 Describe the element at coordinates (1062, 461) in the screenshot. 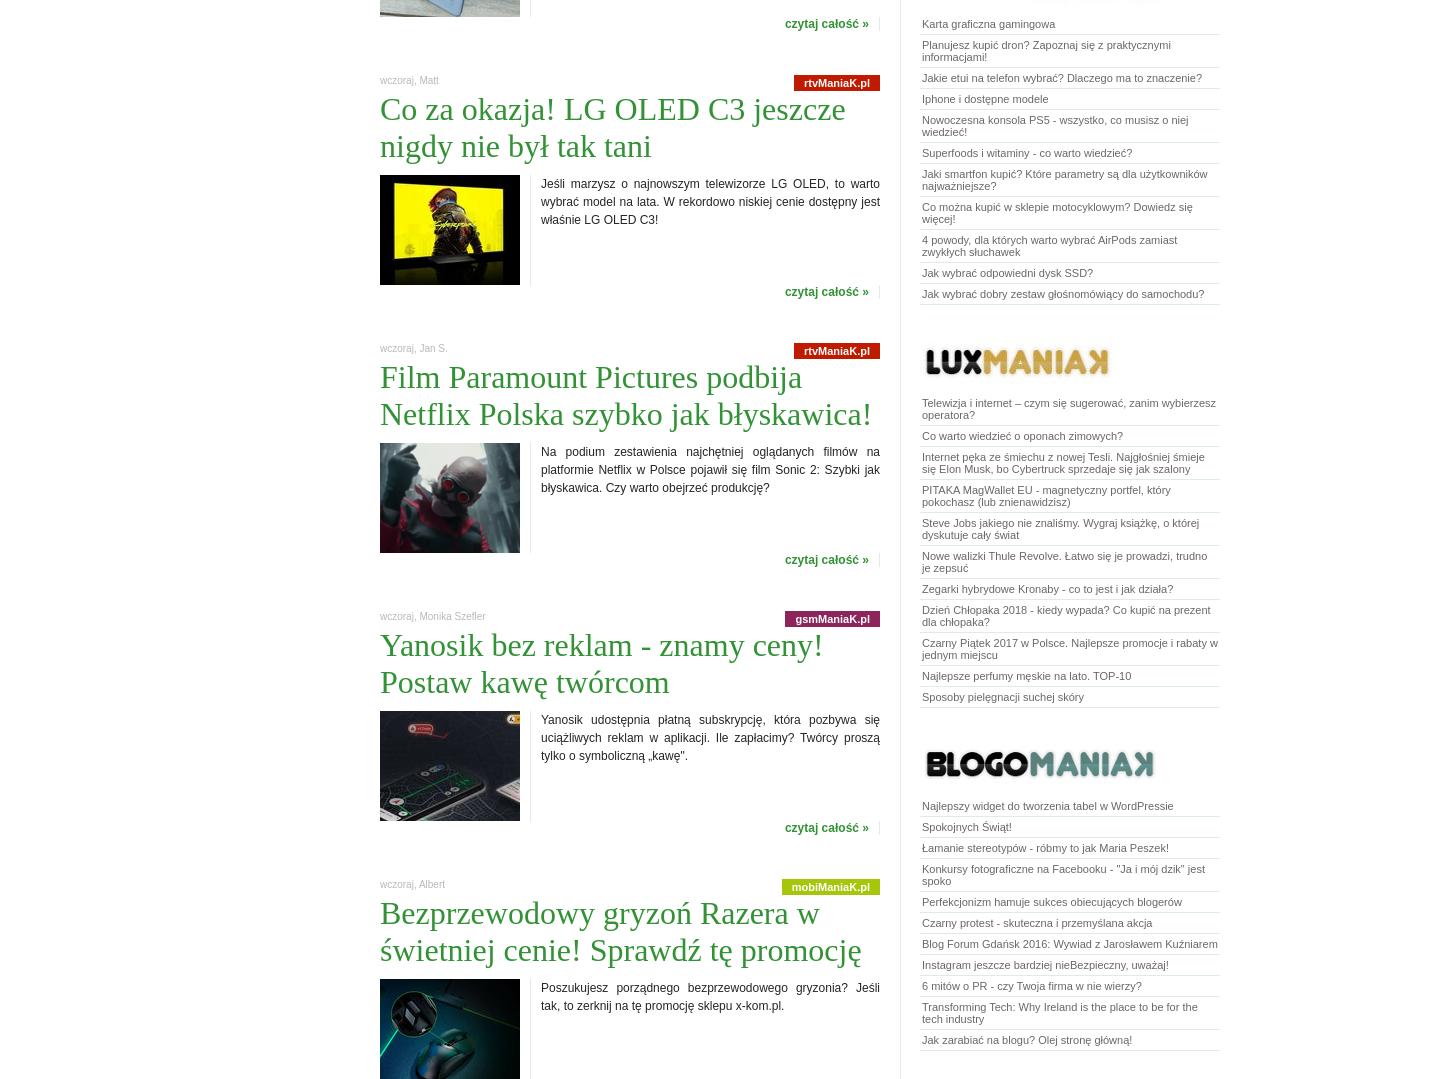

I see `'Internet pęka ze śmiechu z nowej Tesli. Najgłośniej śmieje się Elon Musk, bo Cybertruck sprzedaje się jak szalony'` at that location.